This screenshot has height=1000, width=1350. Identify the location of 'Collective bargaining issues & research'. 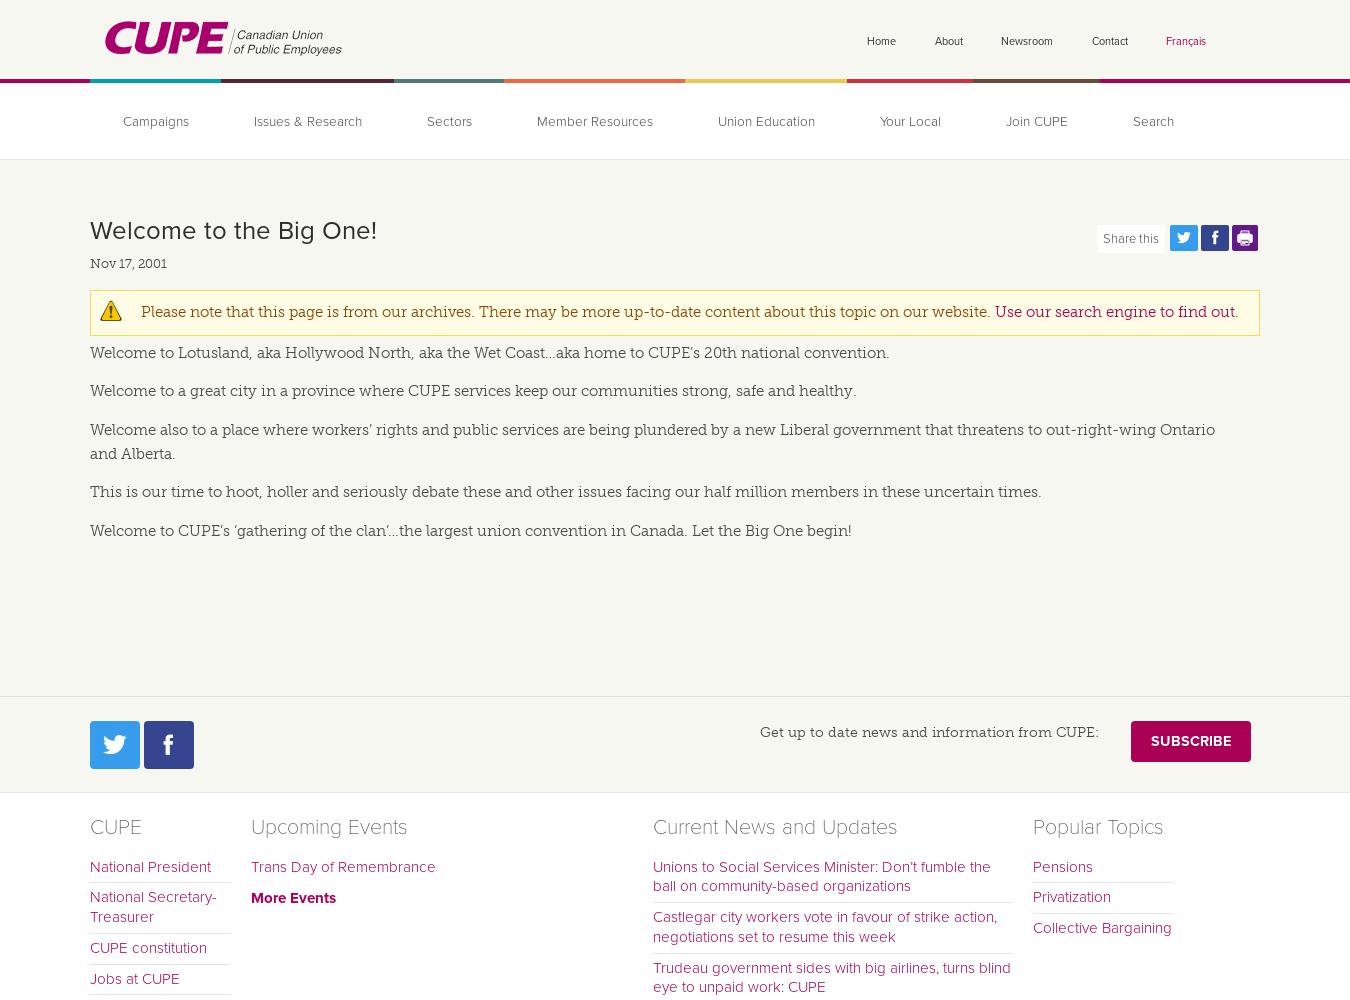
(552, 252).